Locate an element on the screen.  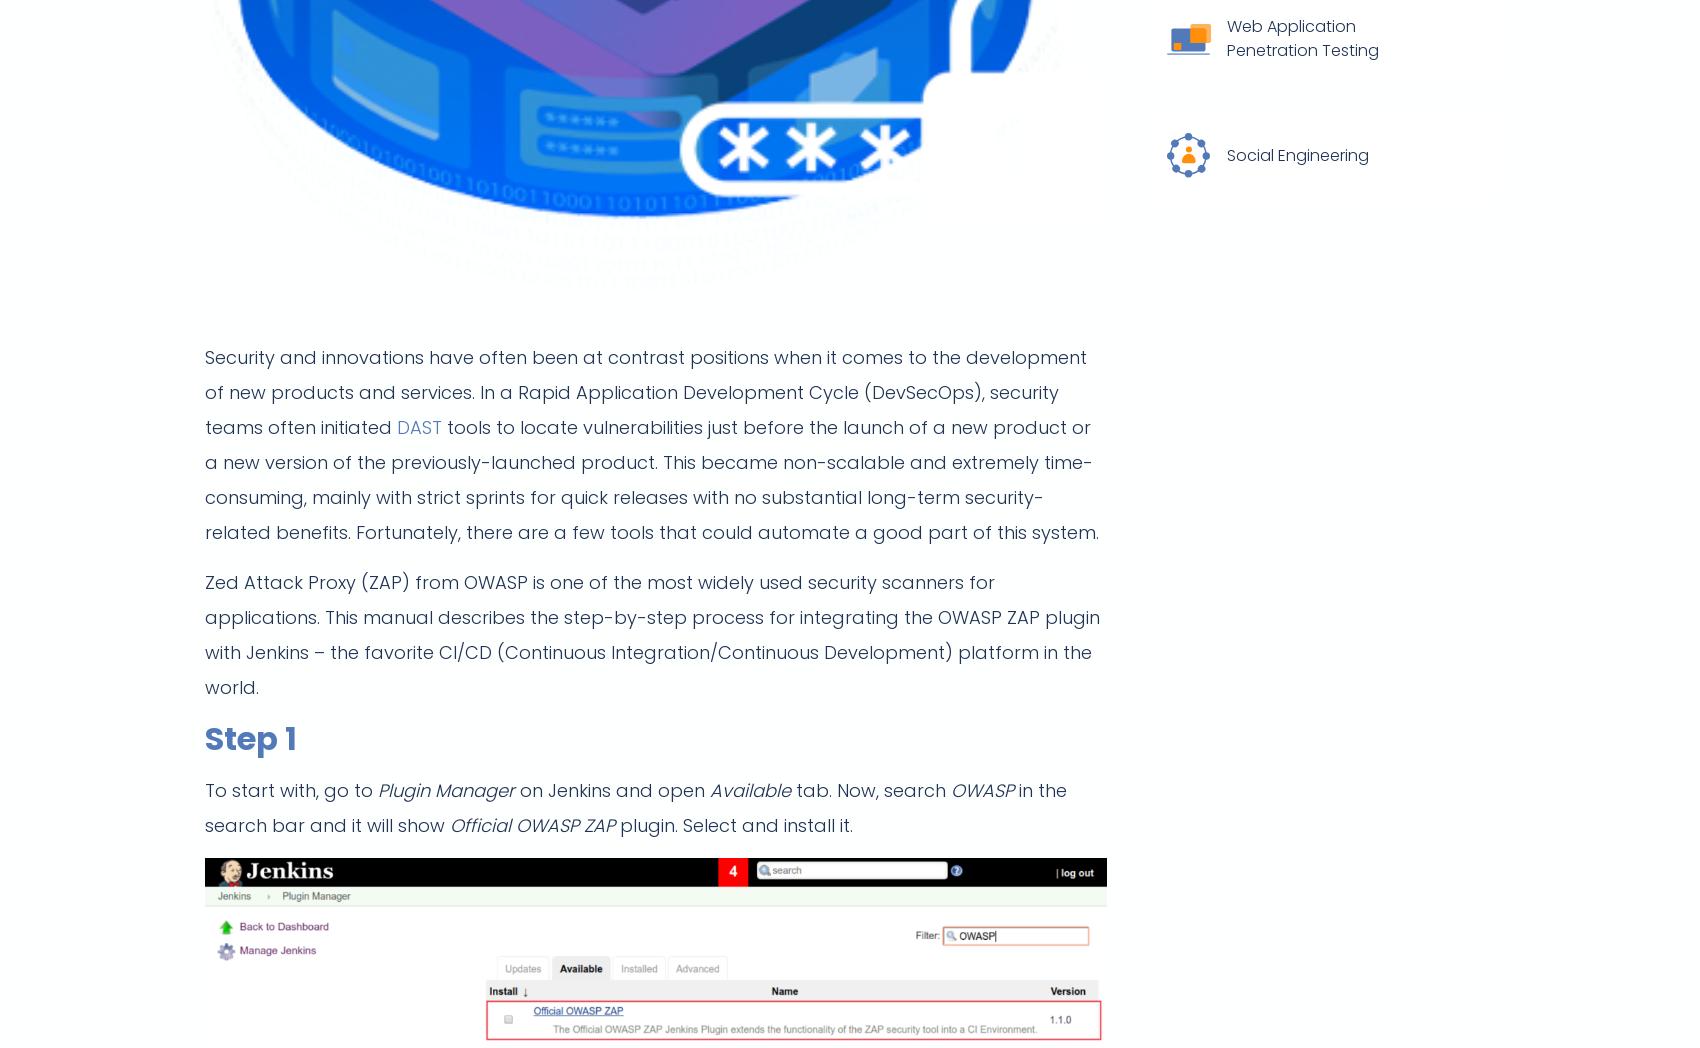
'plugin. Select and install it.' is located at coordinates (734, 824).